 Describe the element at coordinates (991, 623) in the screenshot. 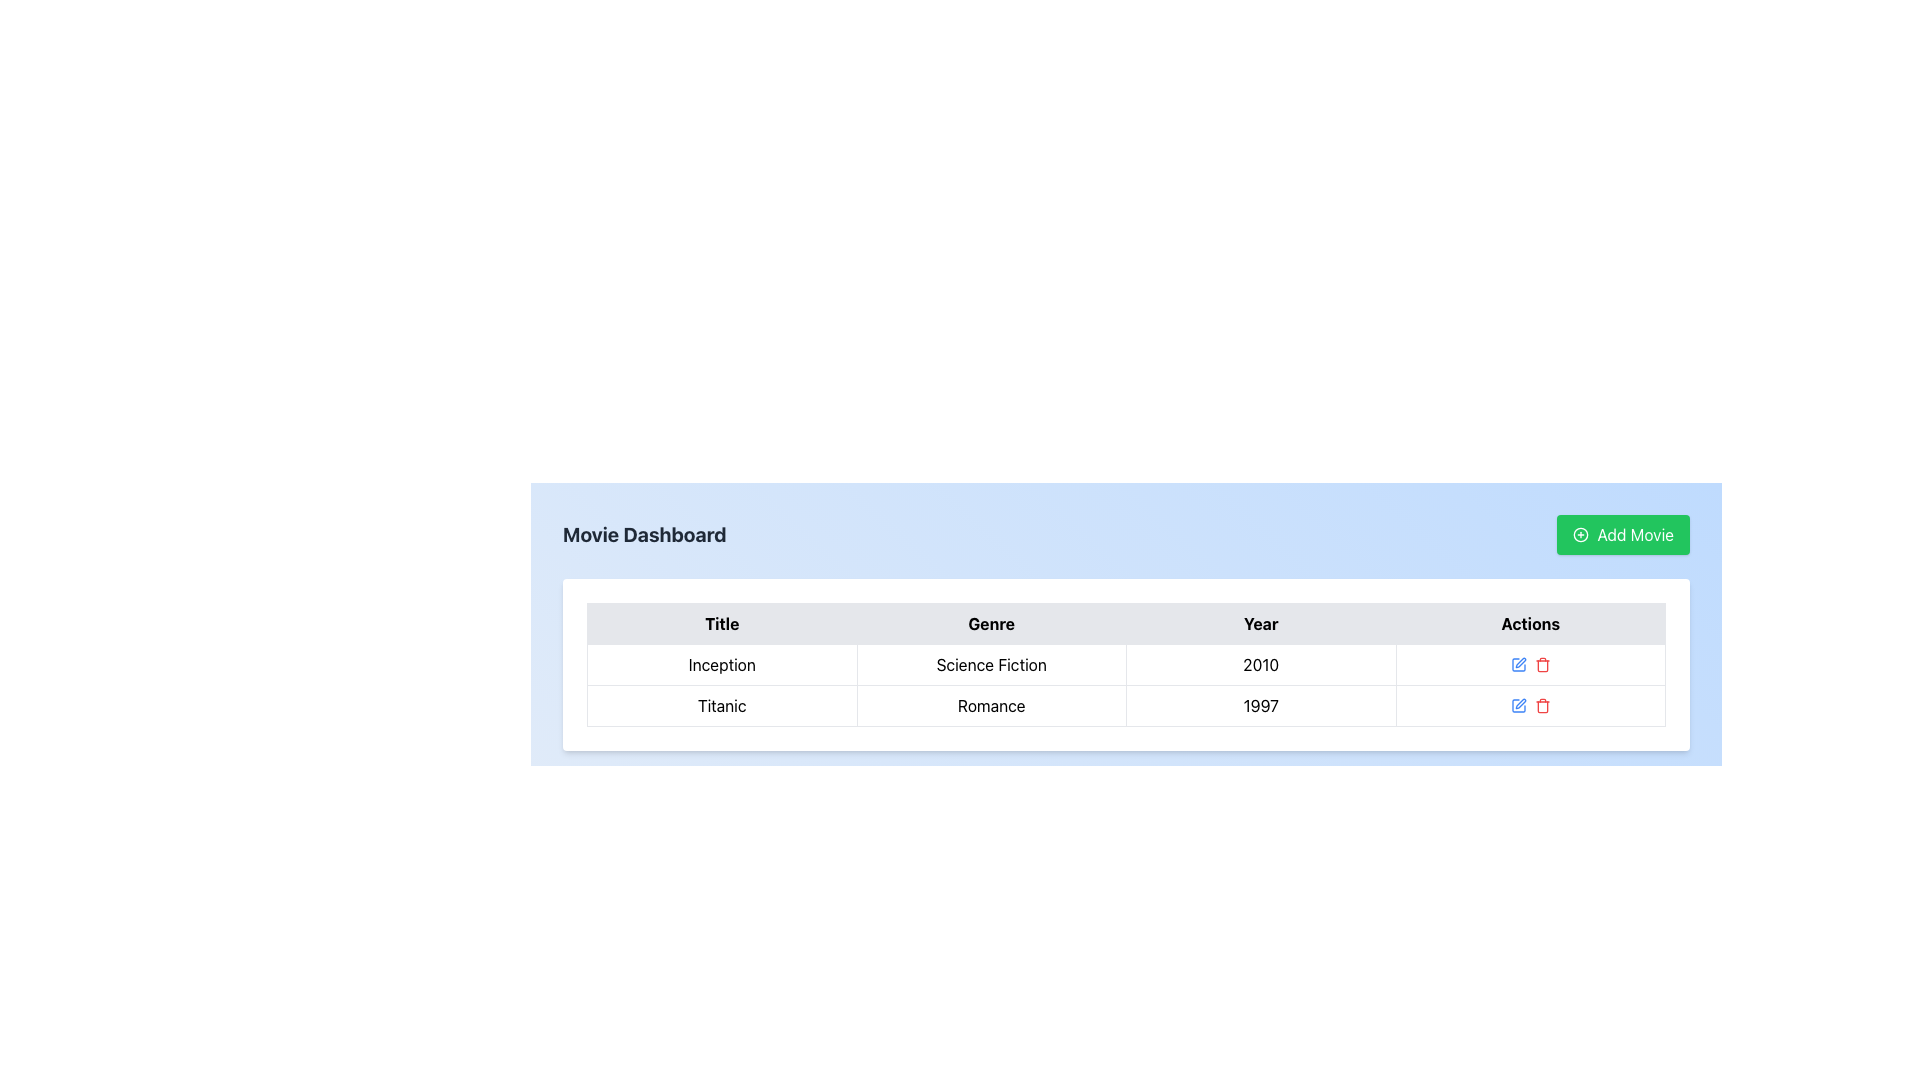

I see `the second column header of the table, which indicates the genre of a movie, located between the 'Title' and 'Year' headers` at that location.